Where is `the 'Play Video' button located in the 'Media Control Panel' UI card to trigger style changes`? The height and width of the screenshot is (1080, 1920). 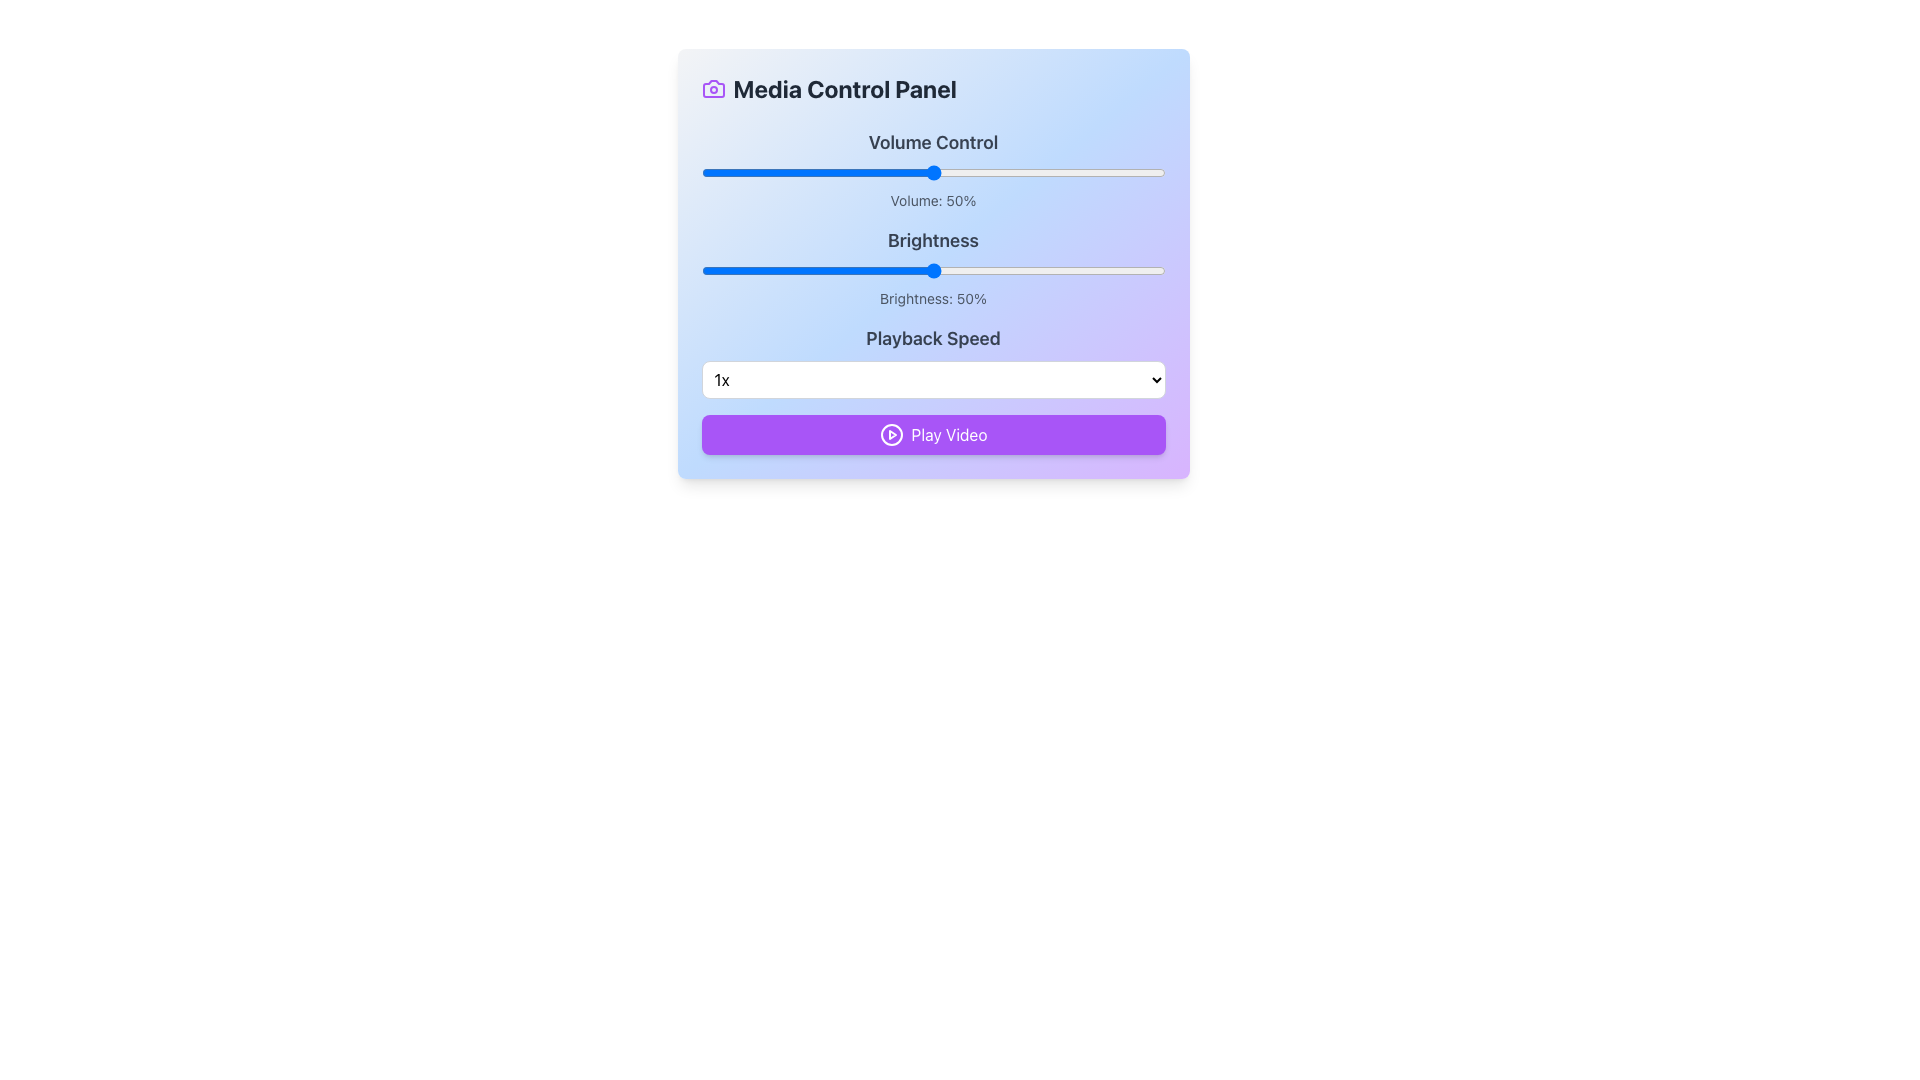 the 'Play Video' button located in the 'Media Control Panel' UI card to trigger style changes is located at coordinates (932, 434).